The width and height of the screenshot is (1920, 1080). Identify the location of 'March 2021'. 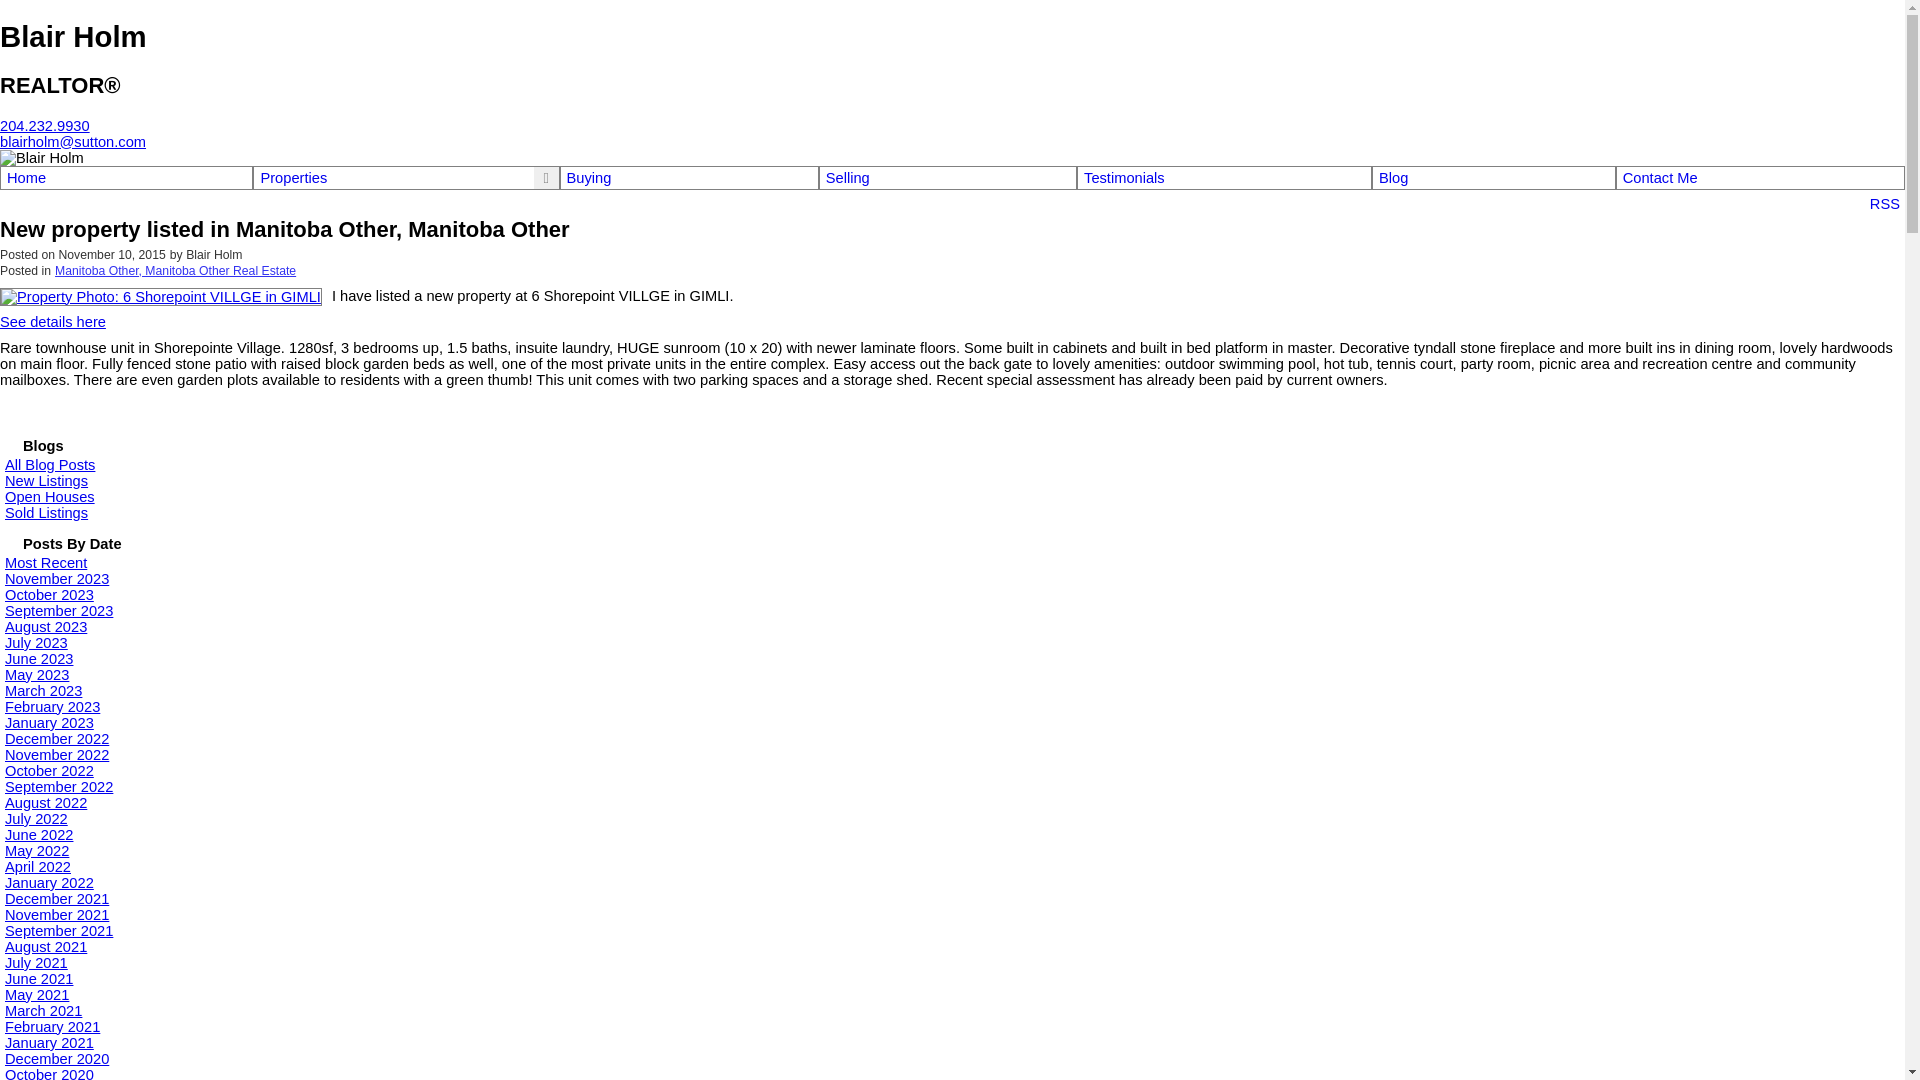
(43, 1010).